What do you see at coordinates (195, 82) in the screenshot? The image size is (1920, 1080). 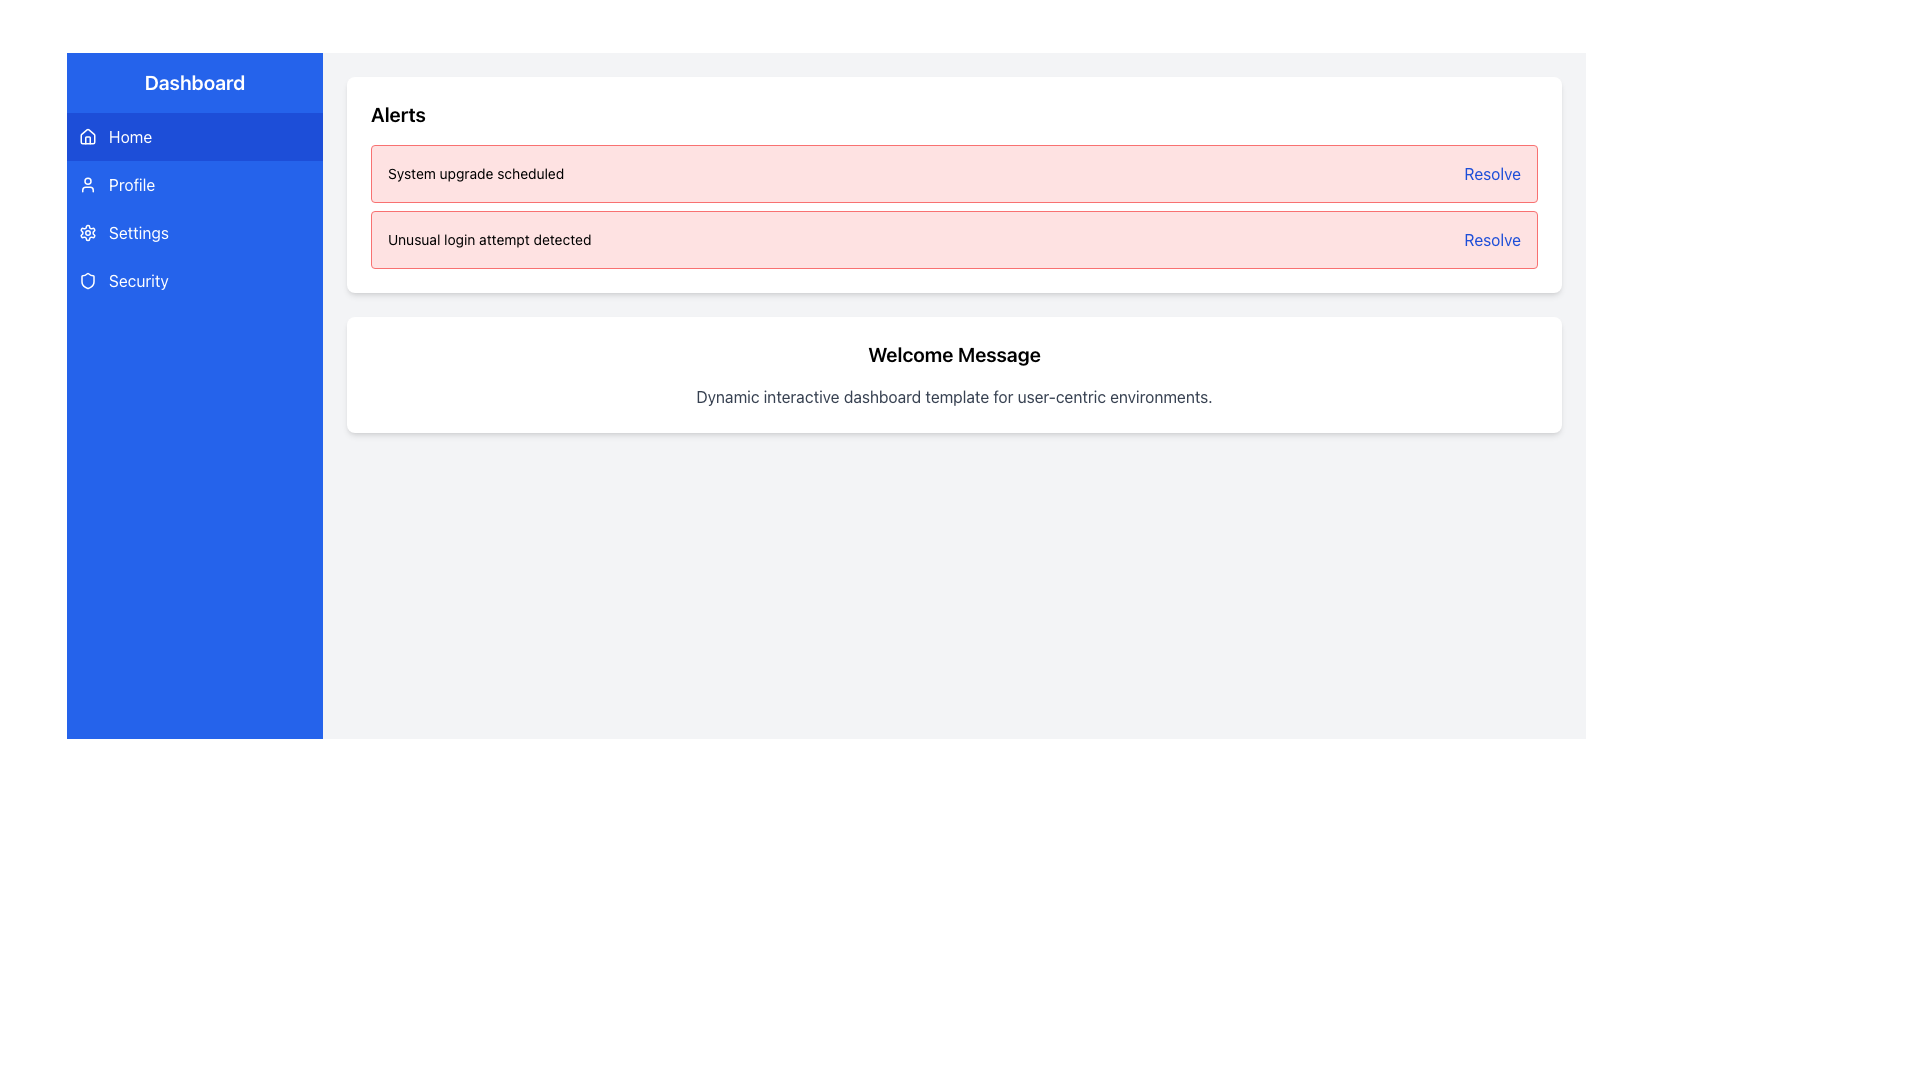 I see `the bold text label reading 'Dashboard' at the top of the sidebar menu` at bounding box center [195, 82].